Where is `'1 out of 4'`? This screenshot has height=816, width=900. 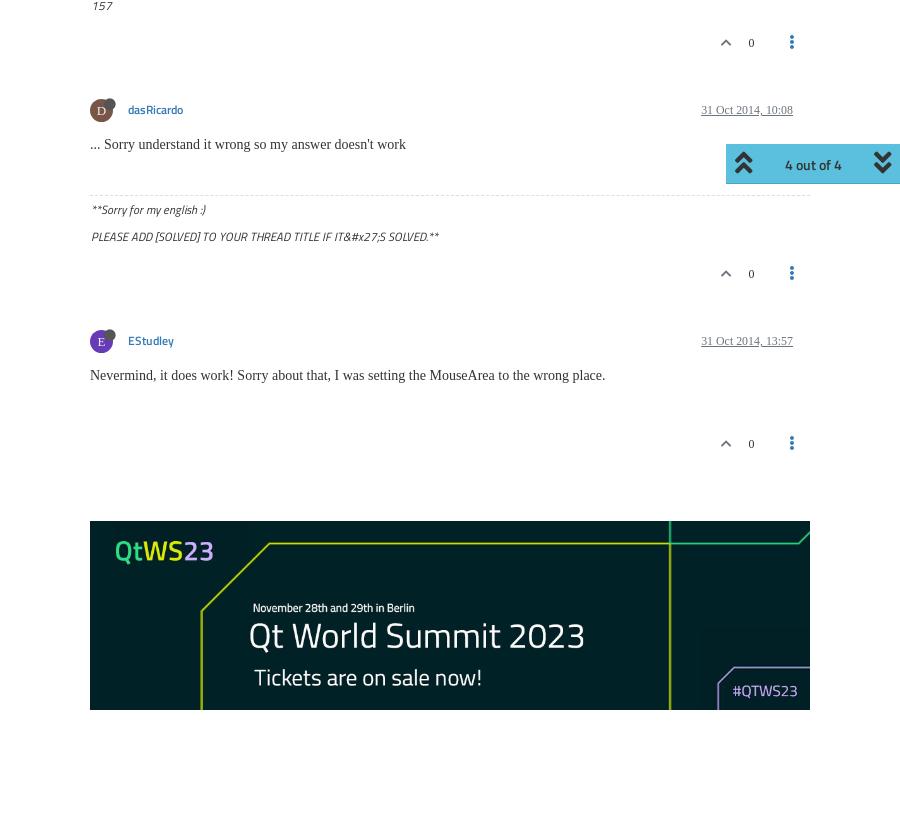 '1 out of 4' is located at coordinates (812, 164).